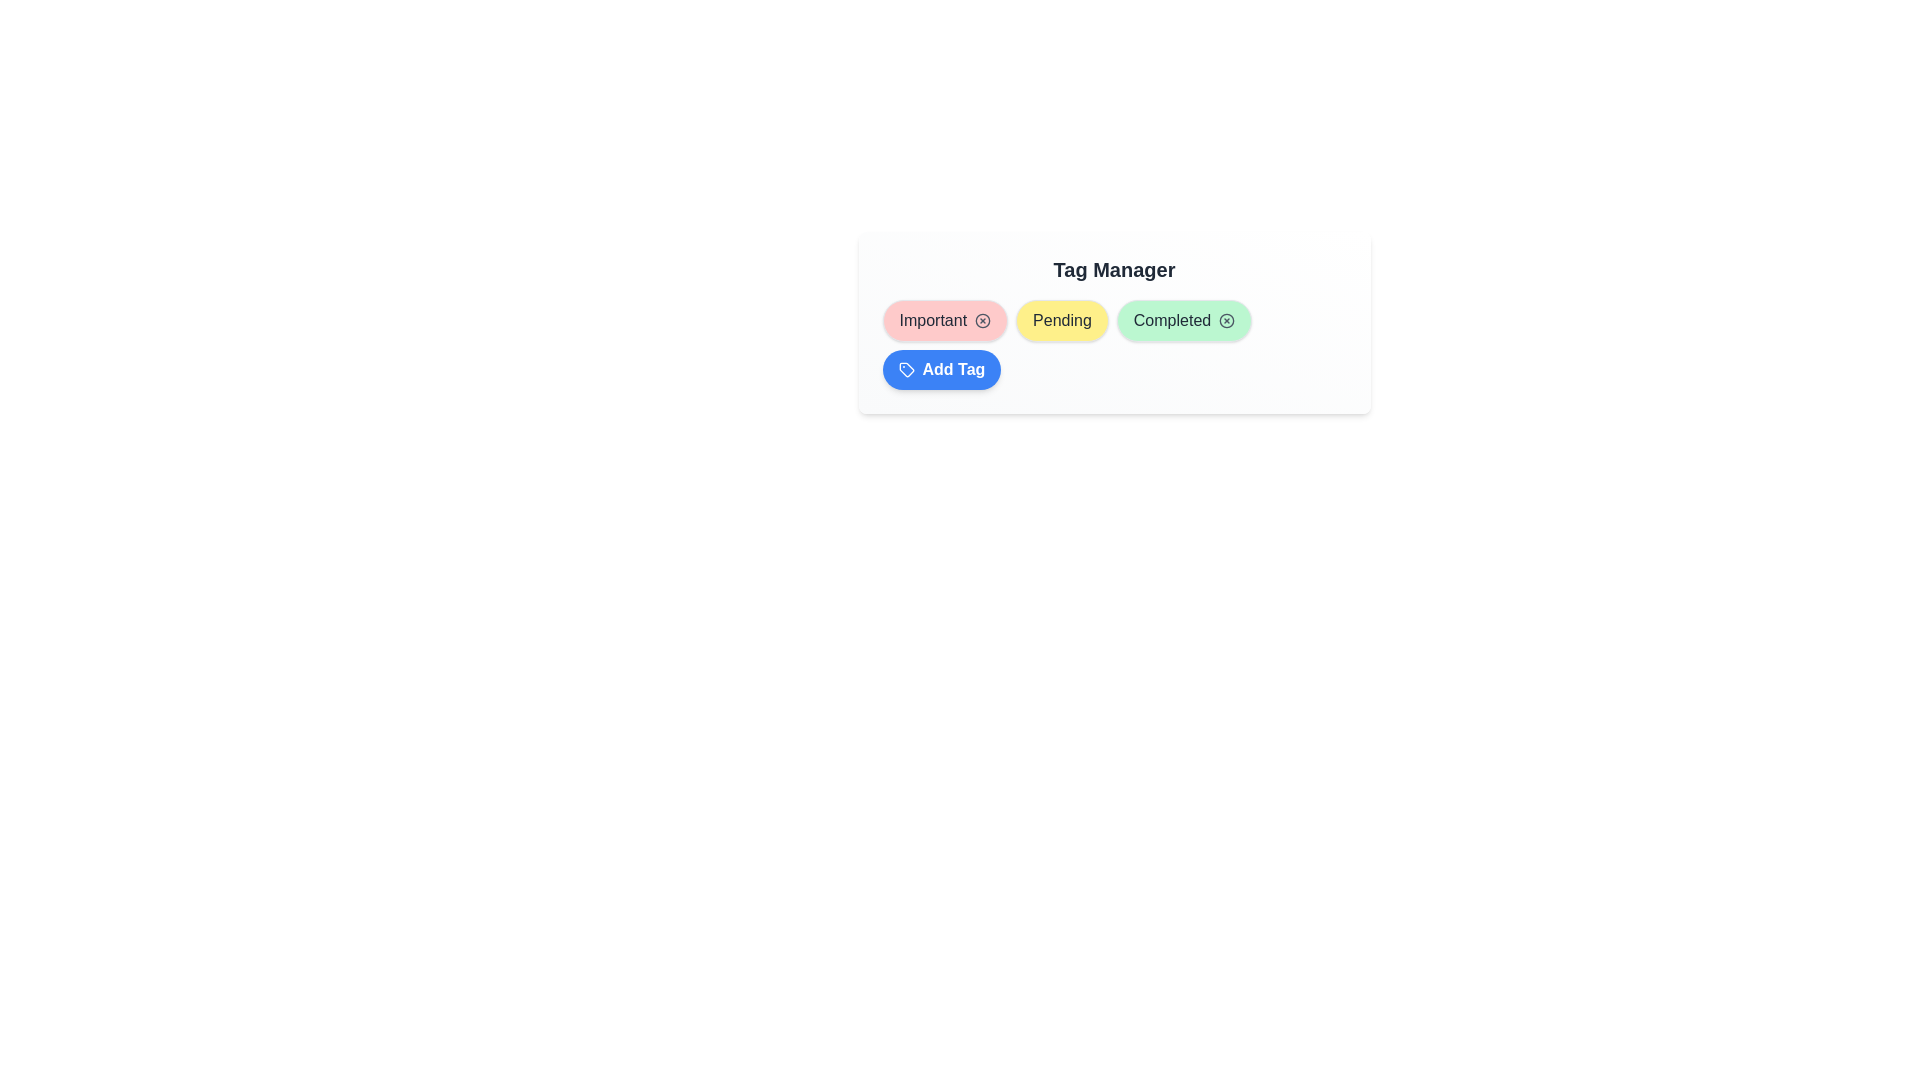 The height and width of the screenshot is (1080, 1920). Describe the element at coordinates (983, 319) in the screenshot. I see `the close button of the 'Important' tag to remove it` at that location.